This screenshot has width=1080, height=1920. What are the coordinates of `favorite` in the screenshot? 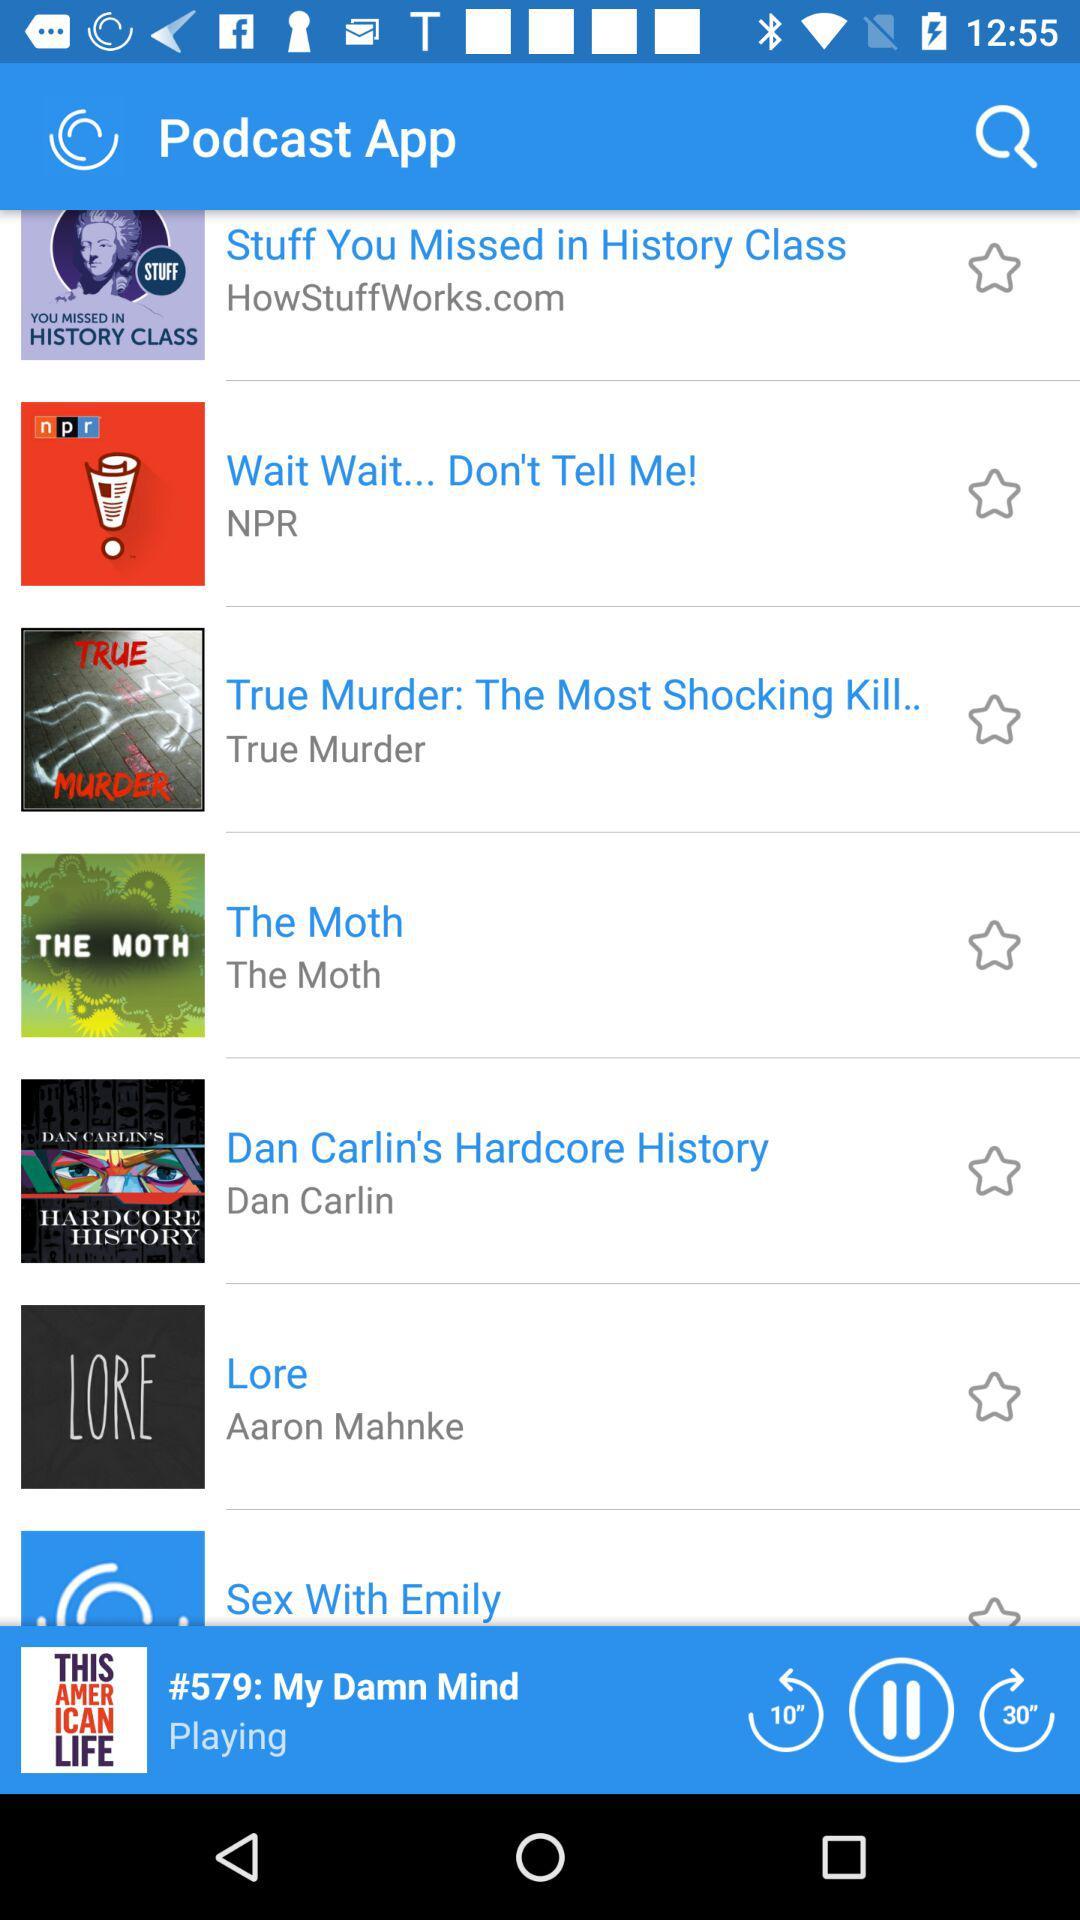 It's located at (994, 493).